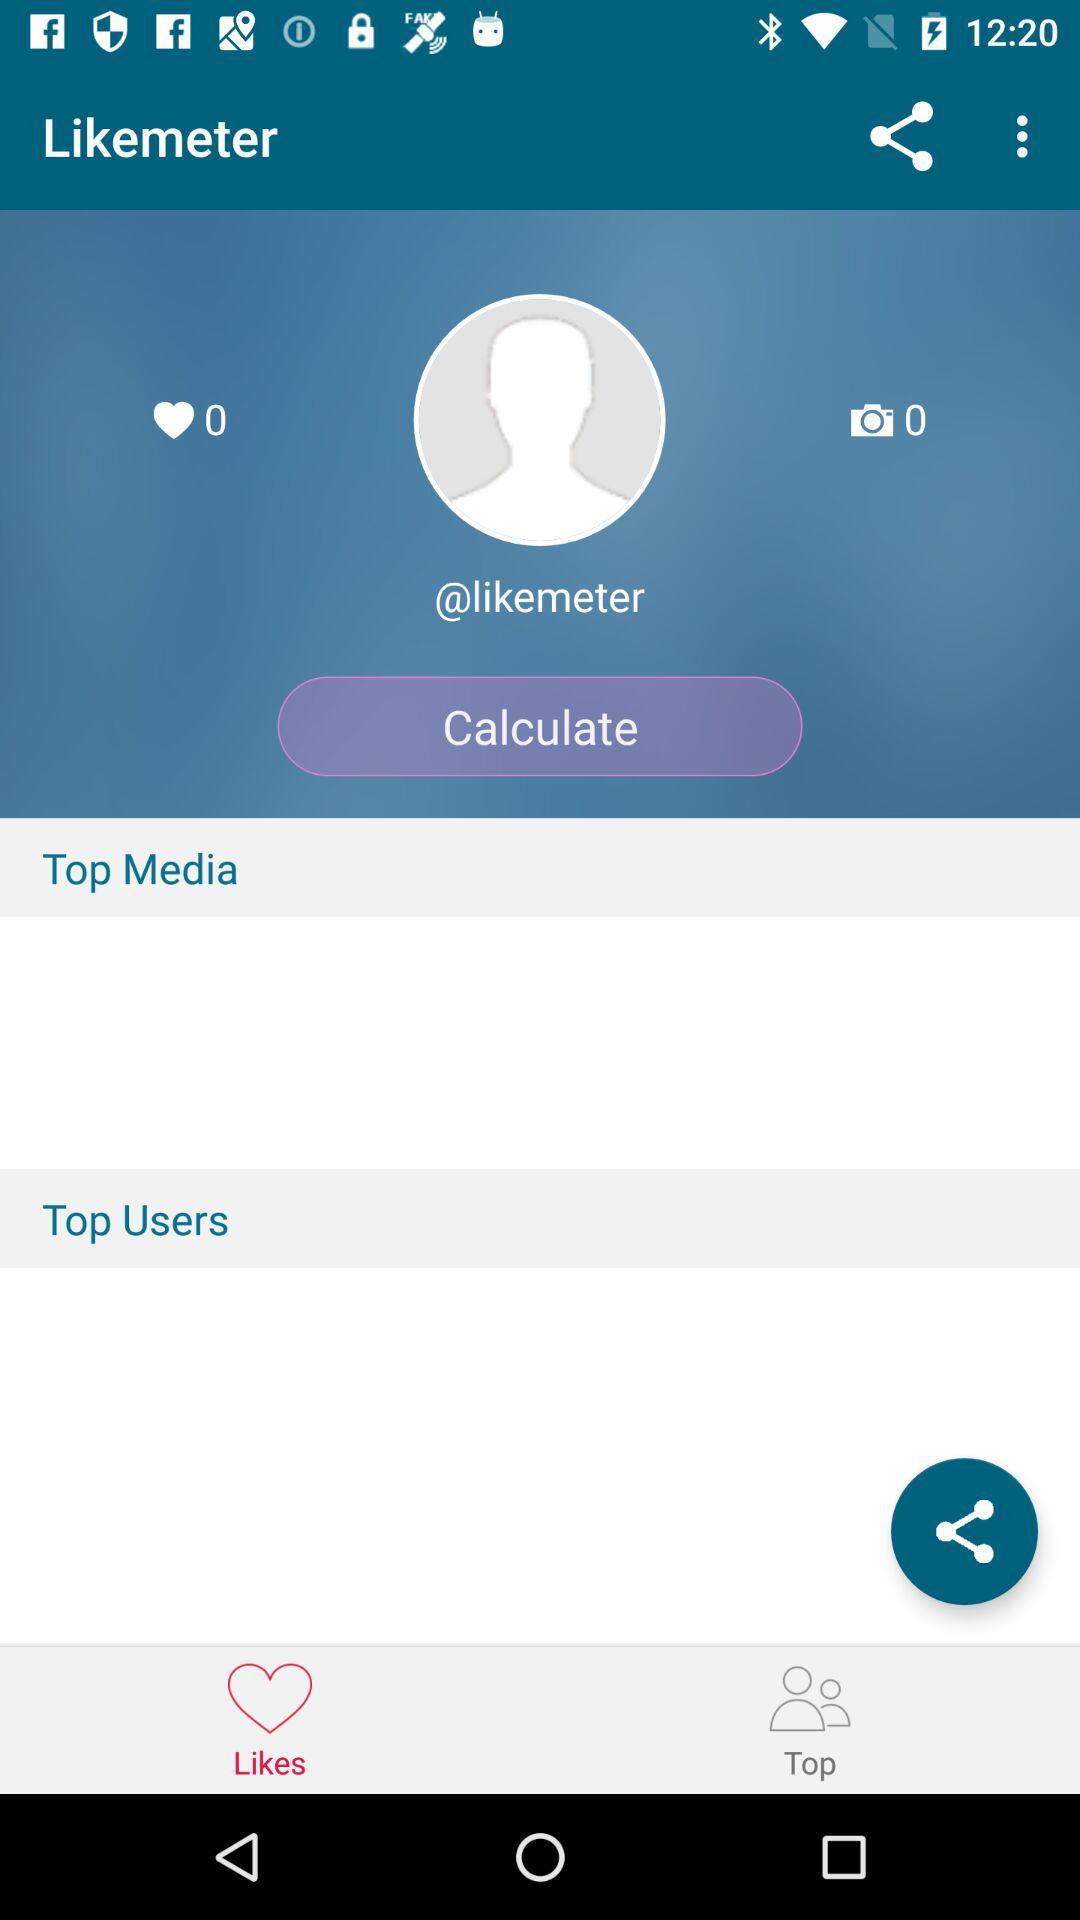  I want to click on item above top media, so click(540, 725).